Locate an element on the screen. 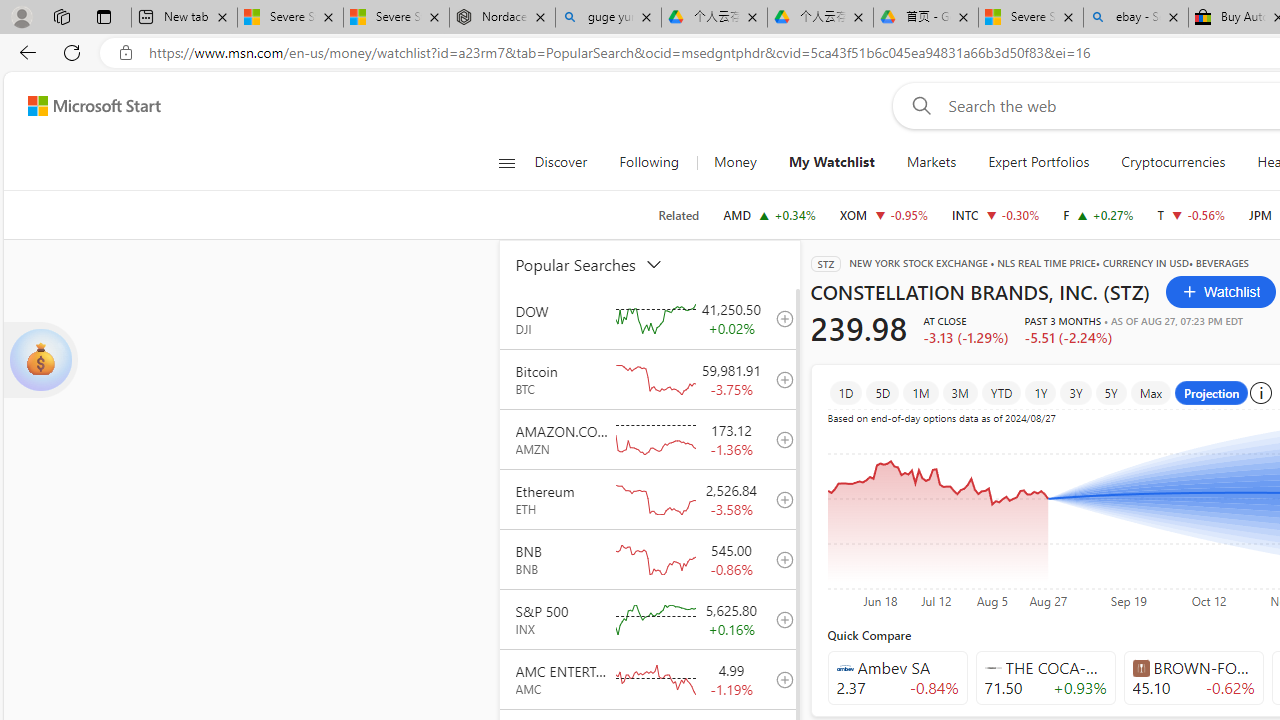  'F FORD MOTOR COMPANY increase 11.14 +0.03 +0.27%' is located at coordinates (1097, 214).